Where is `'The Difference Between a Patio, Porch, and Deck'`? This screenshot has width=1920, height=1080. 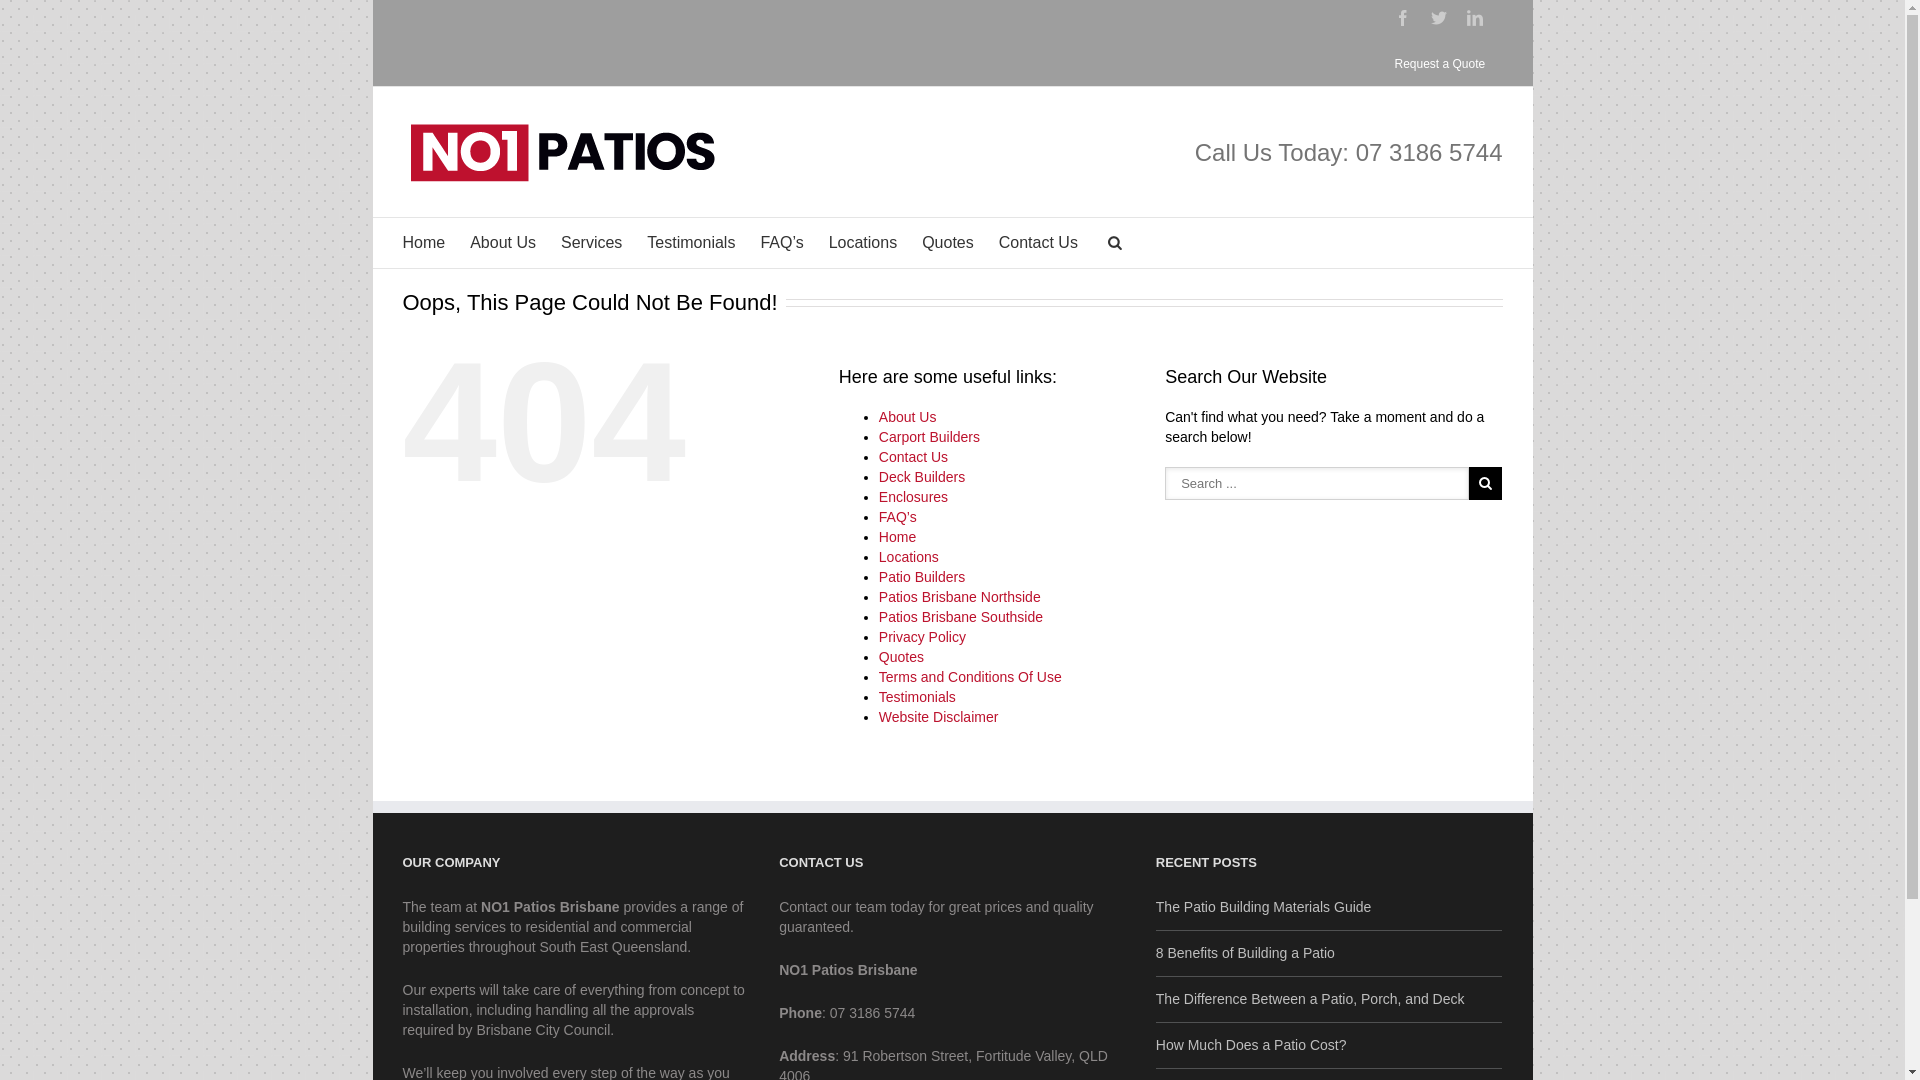
'The Difference Between a Patio, Porch, and Deck' is located at coordinates (1329, 993).